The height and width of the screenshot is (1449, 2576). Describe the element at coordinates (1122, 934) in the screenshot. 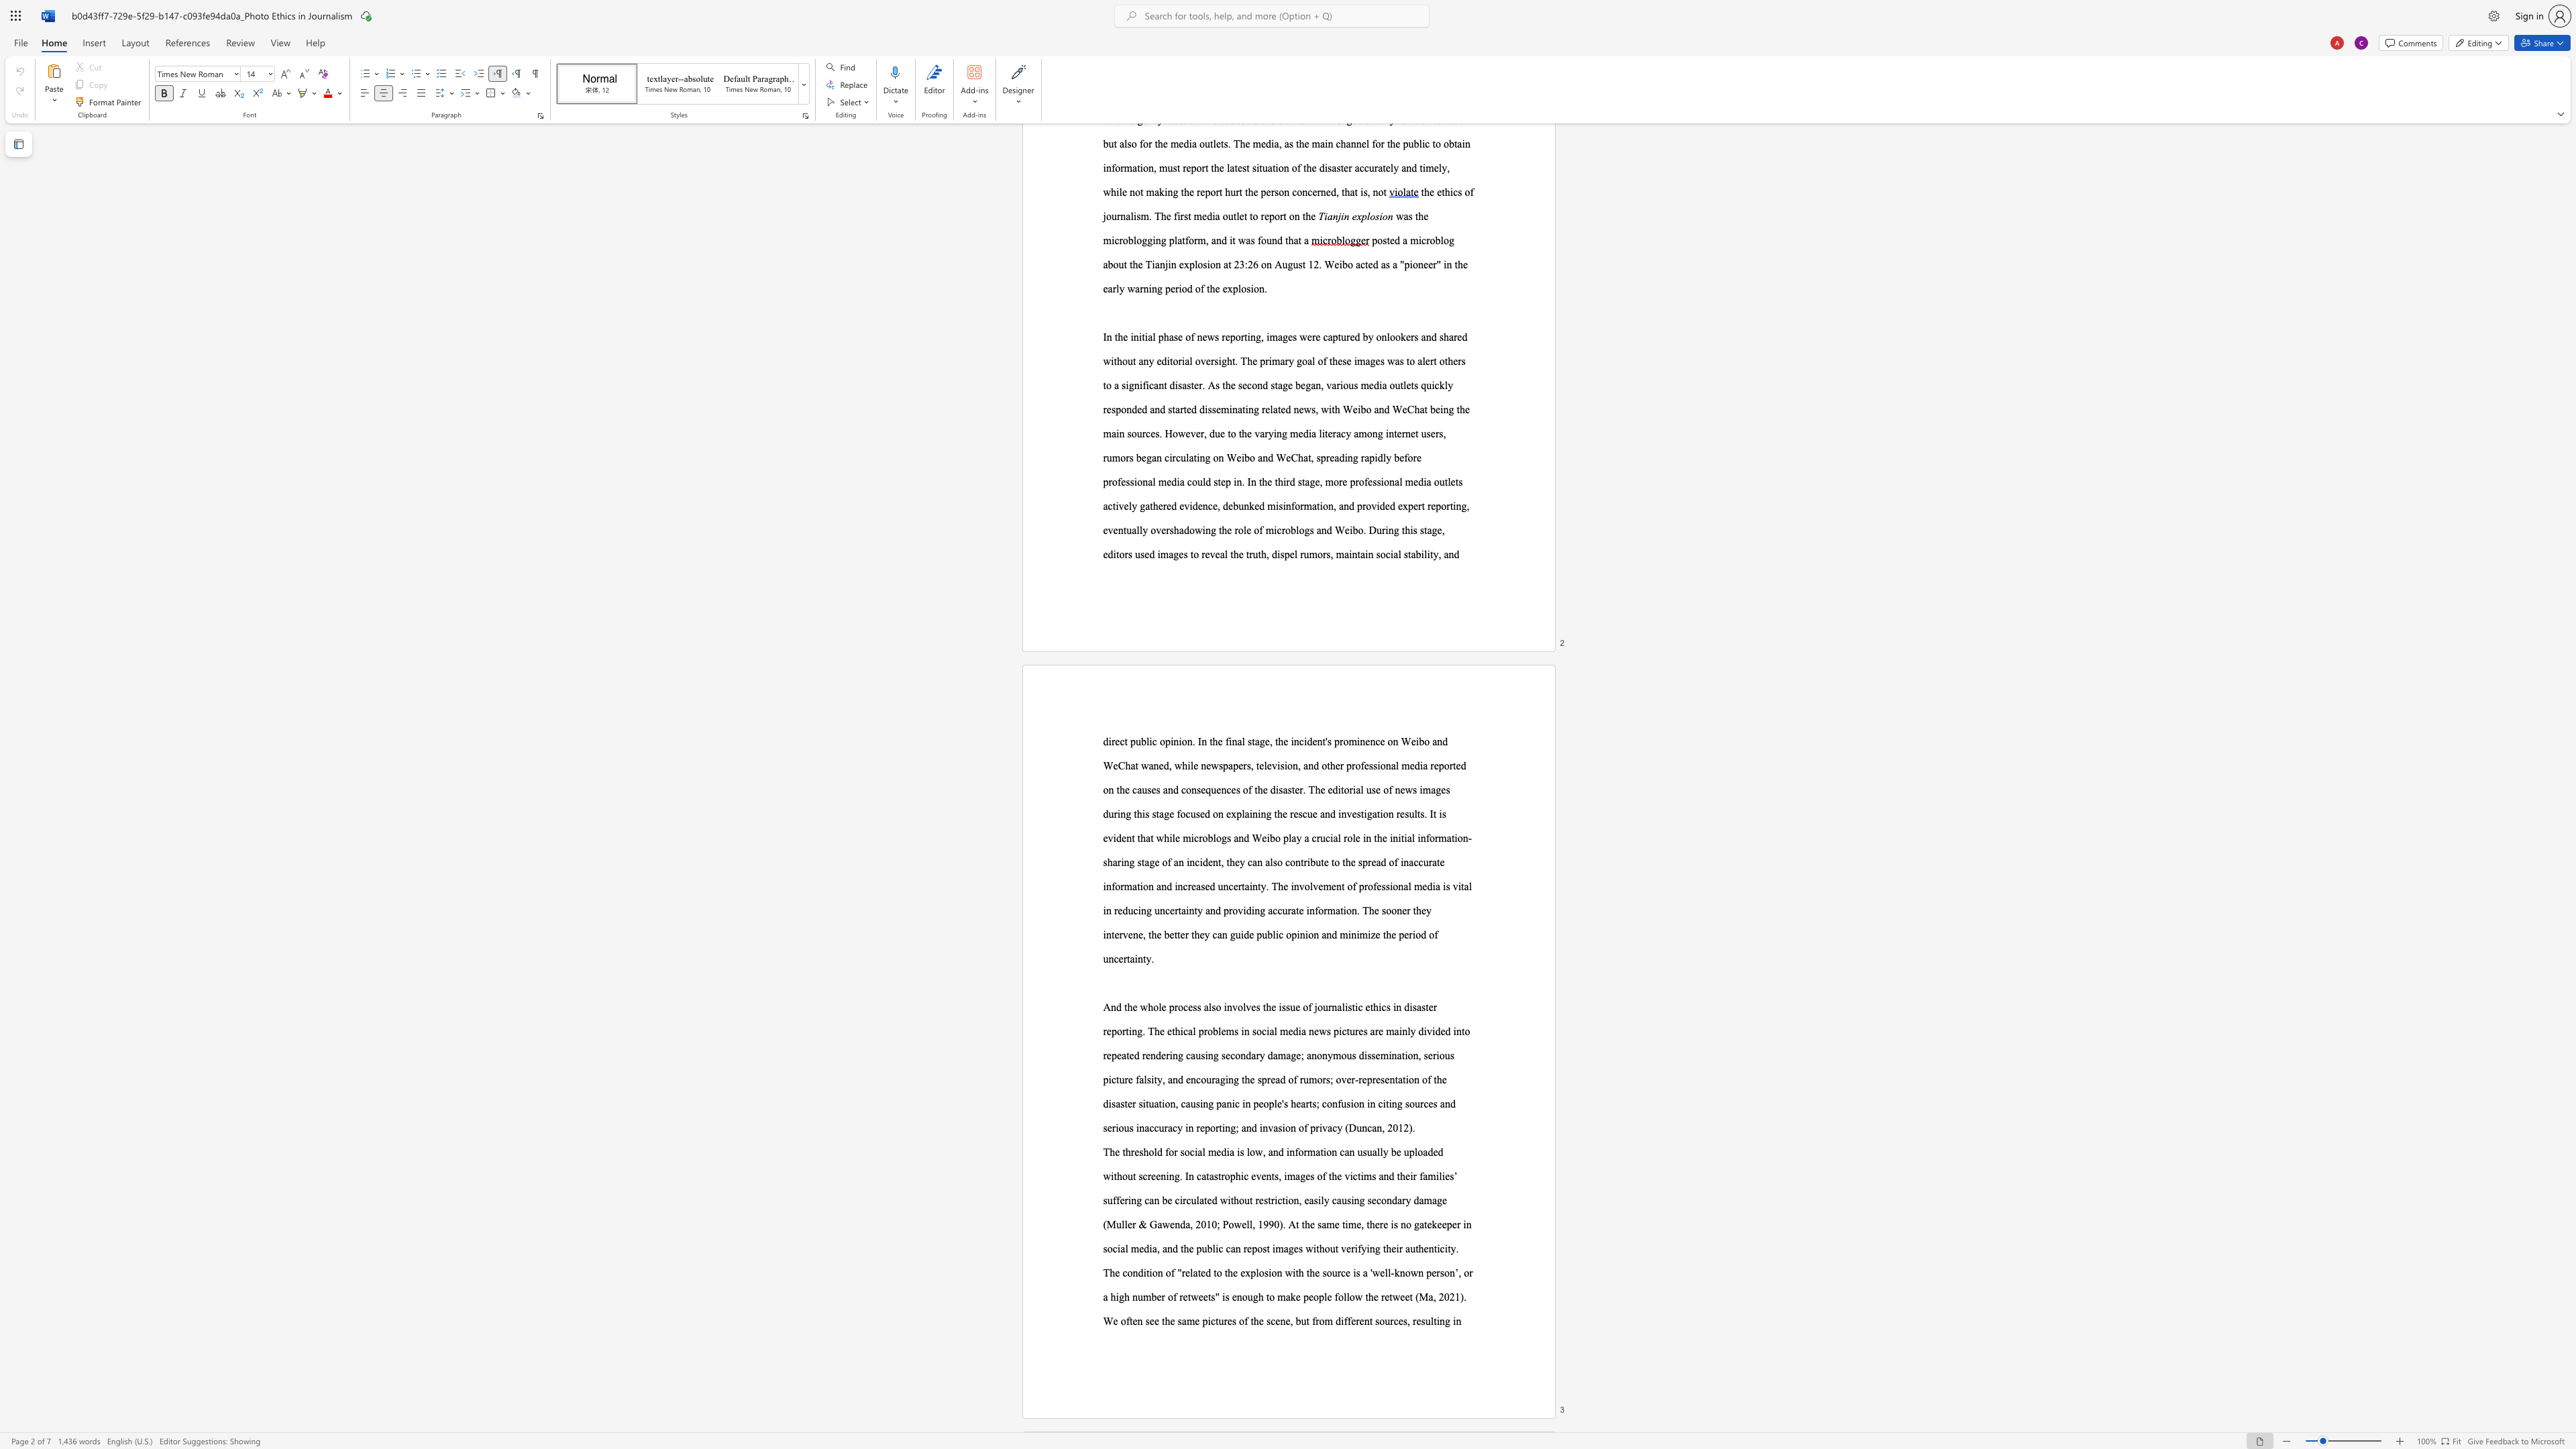

I see `the subset text "vene, the better they can g" within the text "information. The sooner they intervene, the better they can guide public opinion and minimize the period of uncertainty."` at that location.